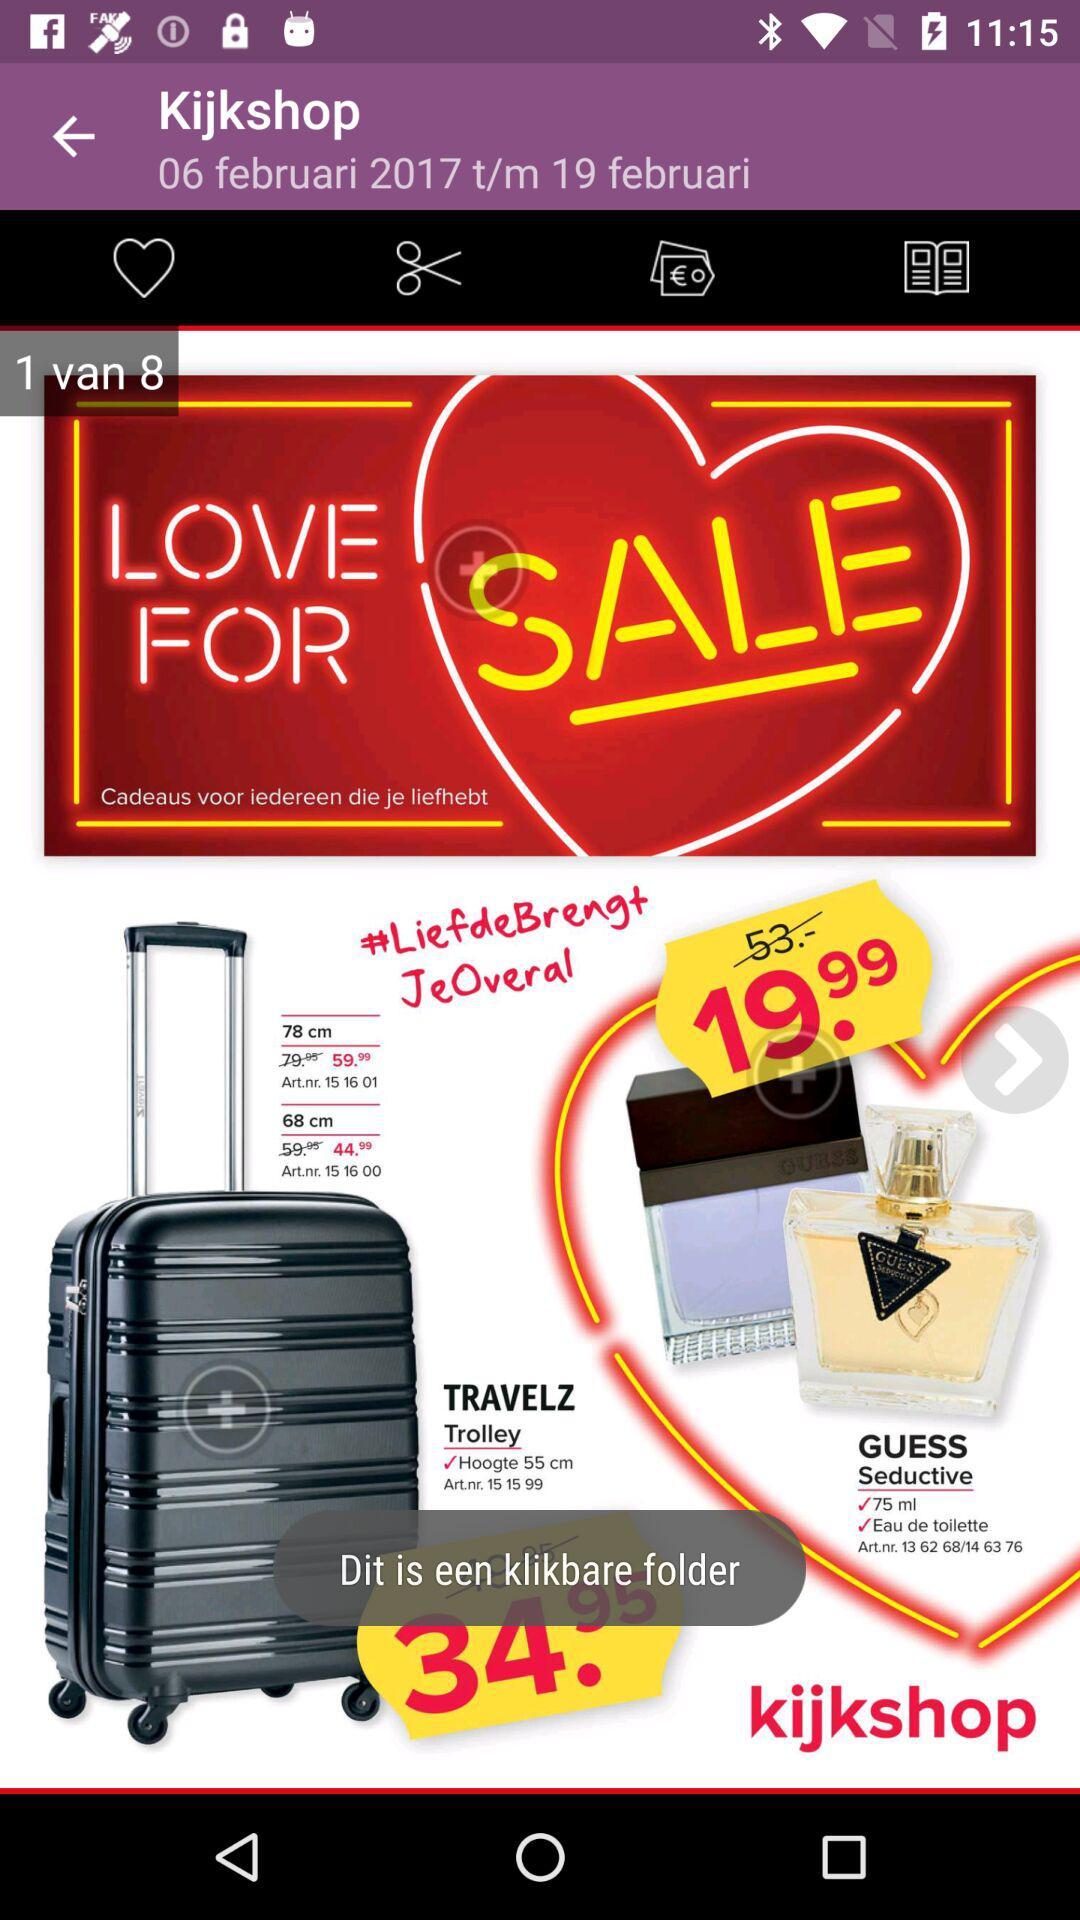 Image resolution: width=1080 pixels, height=1920 pixels. I want to click on deals, so click(681, 266).